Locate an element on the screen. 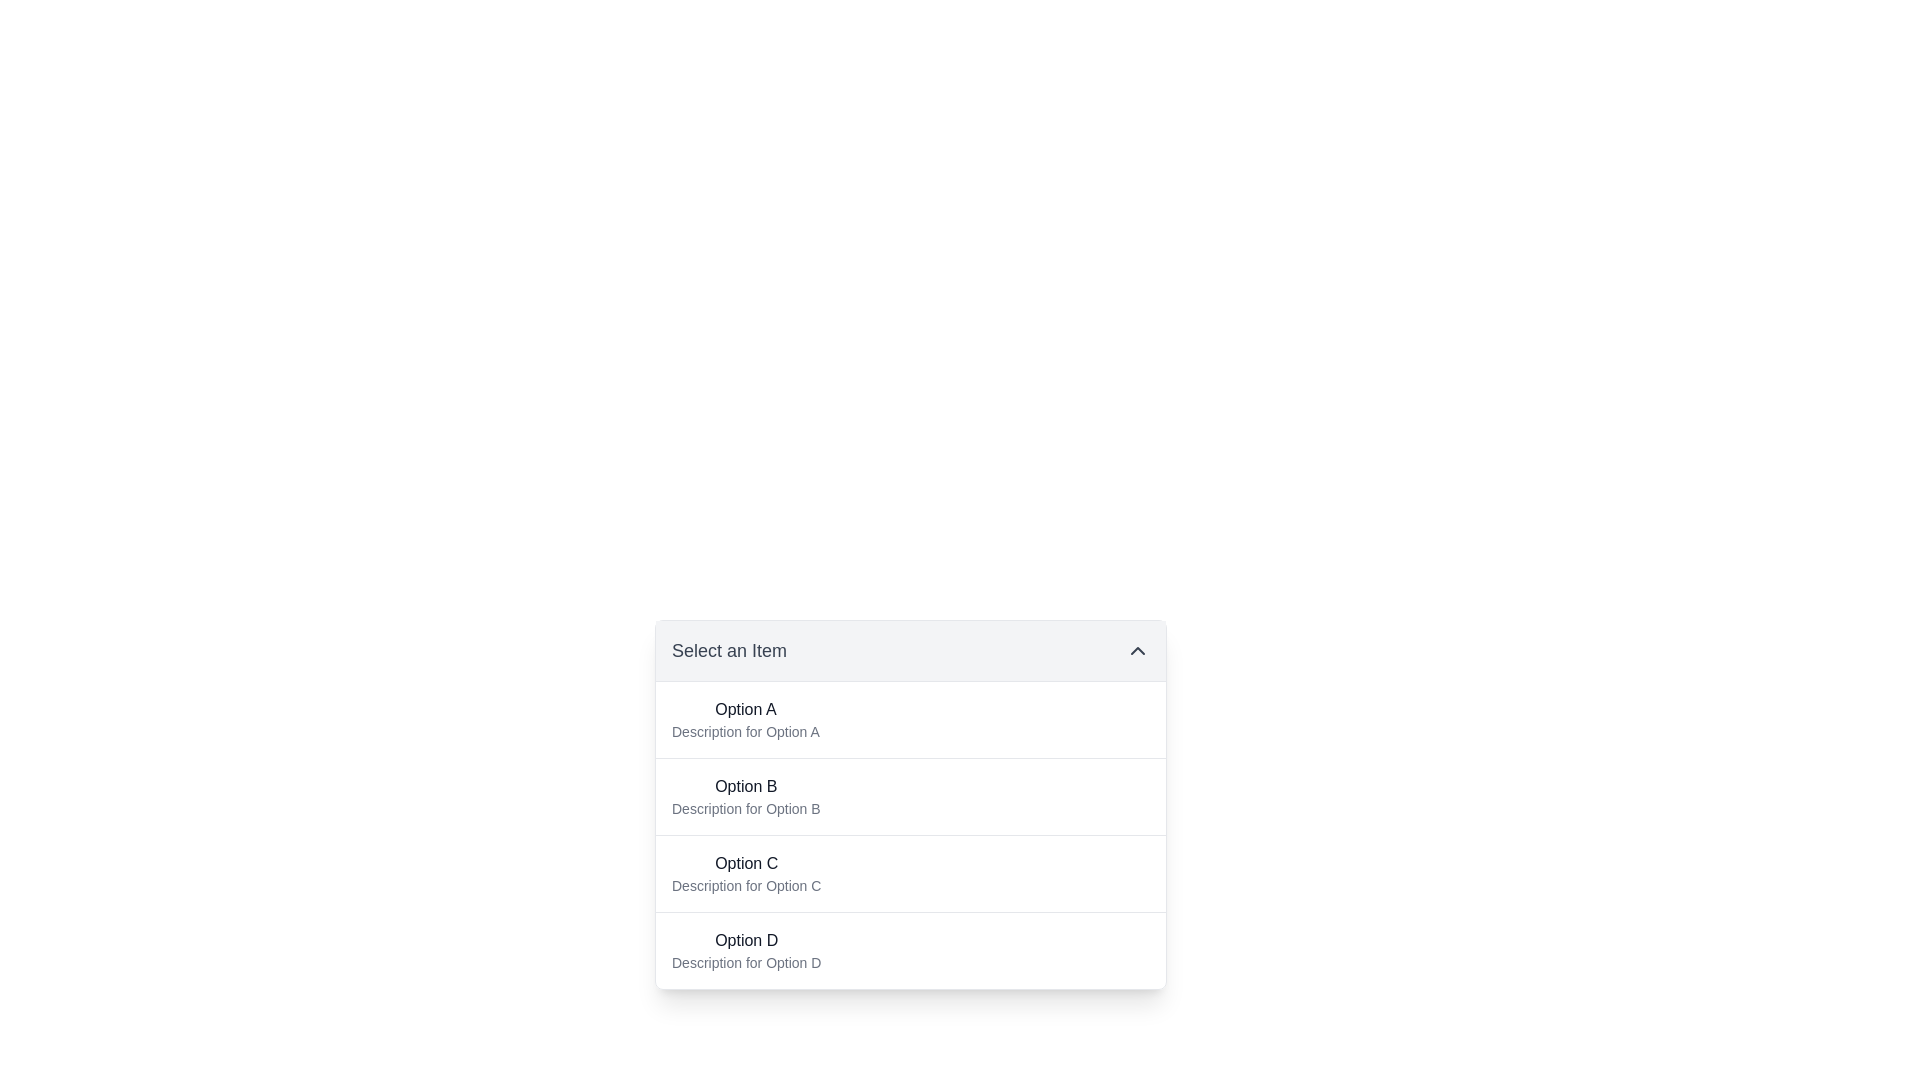 The height and width of the screenshot is (1080, 1920). the List Item displaying 'Option B' is located at coordinates (745, 796).